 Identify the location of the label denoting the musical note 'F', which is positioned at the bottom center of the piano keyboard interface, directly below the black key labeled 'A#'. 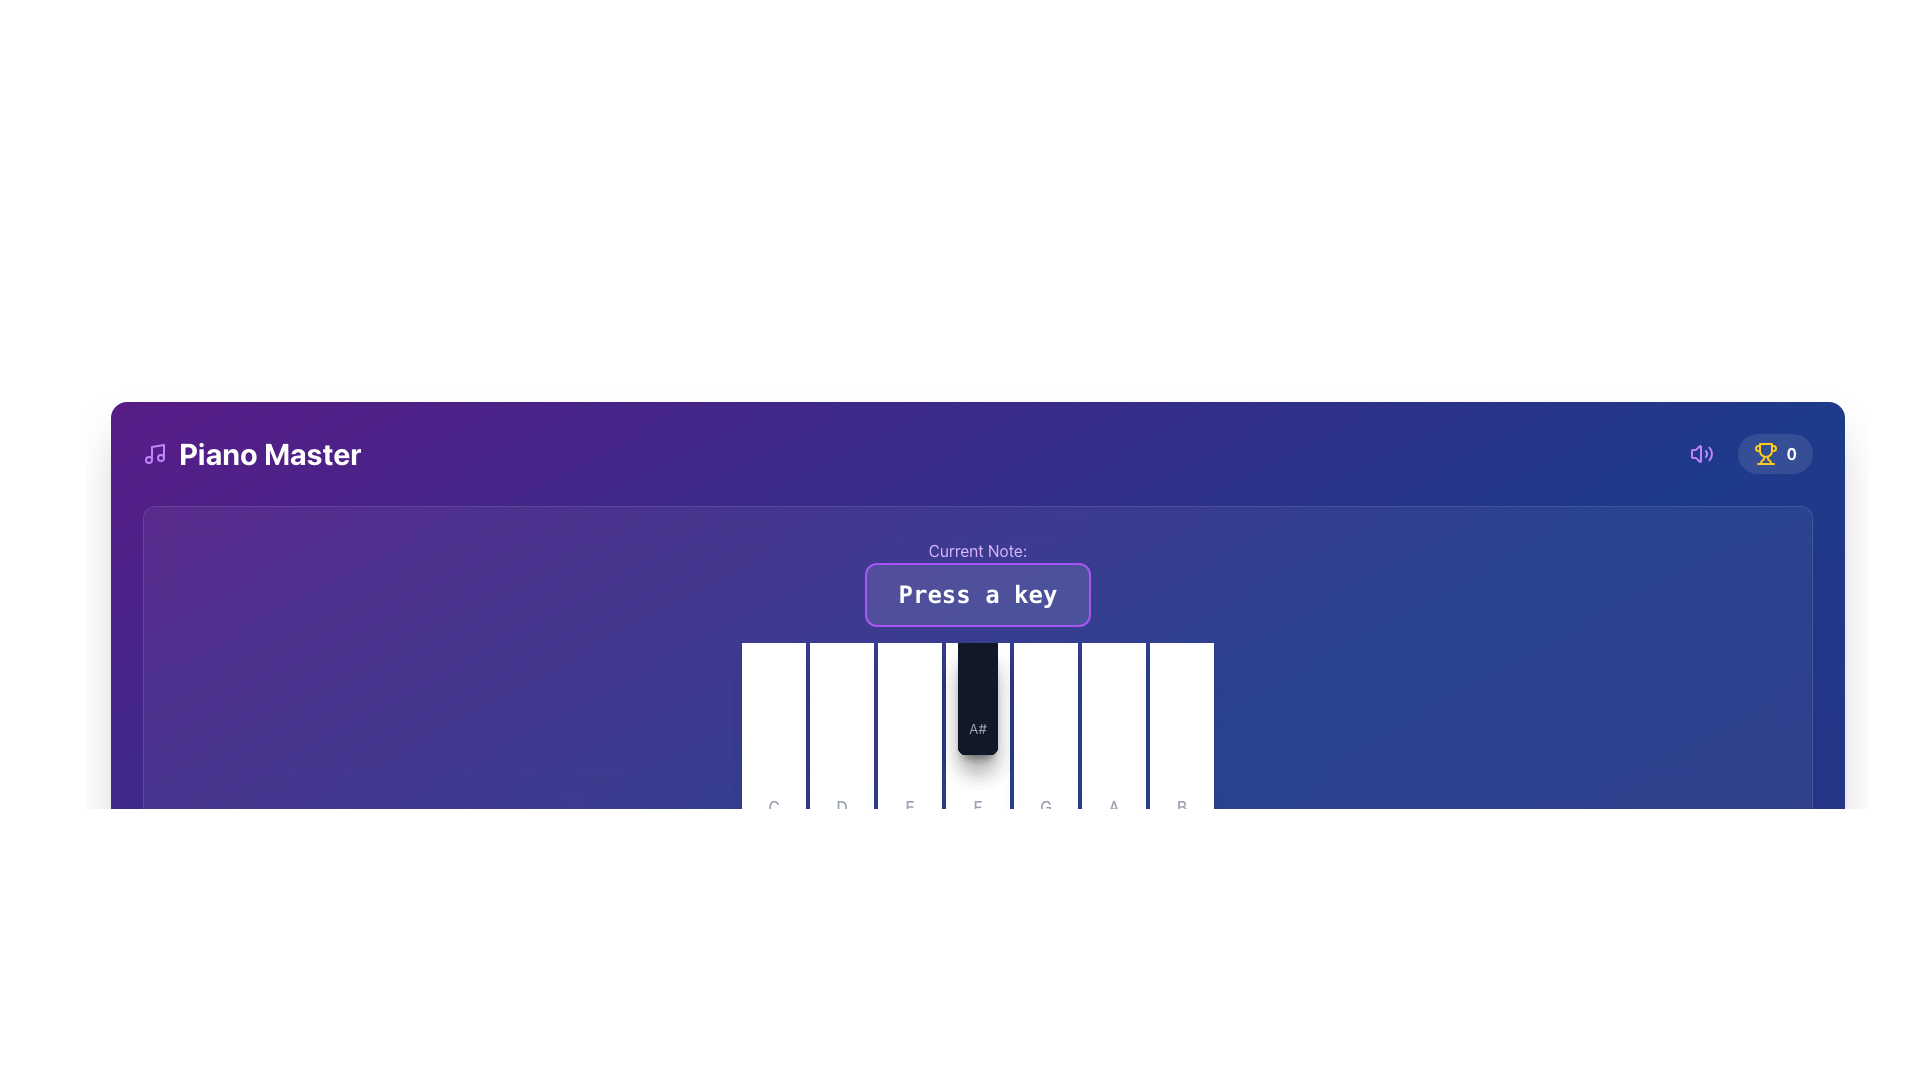
(978, 805).